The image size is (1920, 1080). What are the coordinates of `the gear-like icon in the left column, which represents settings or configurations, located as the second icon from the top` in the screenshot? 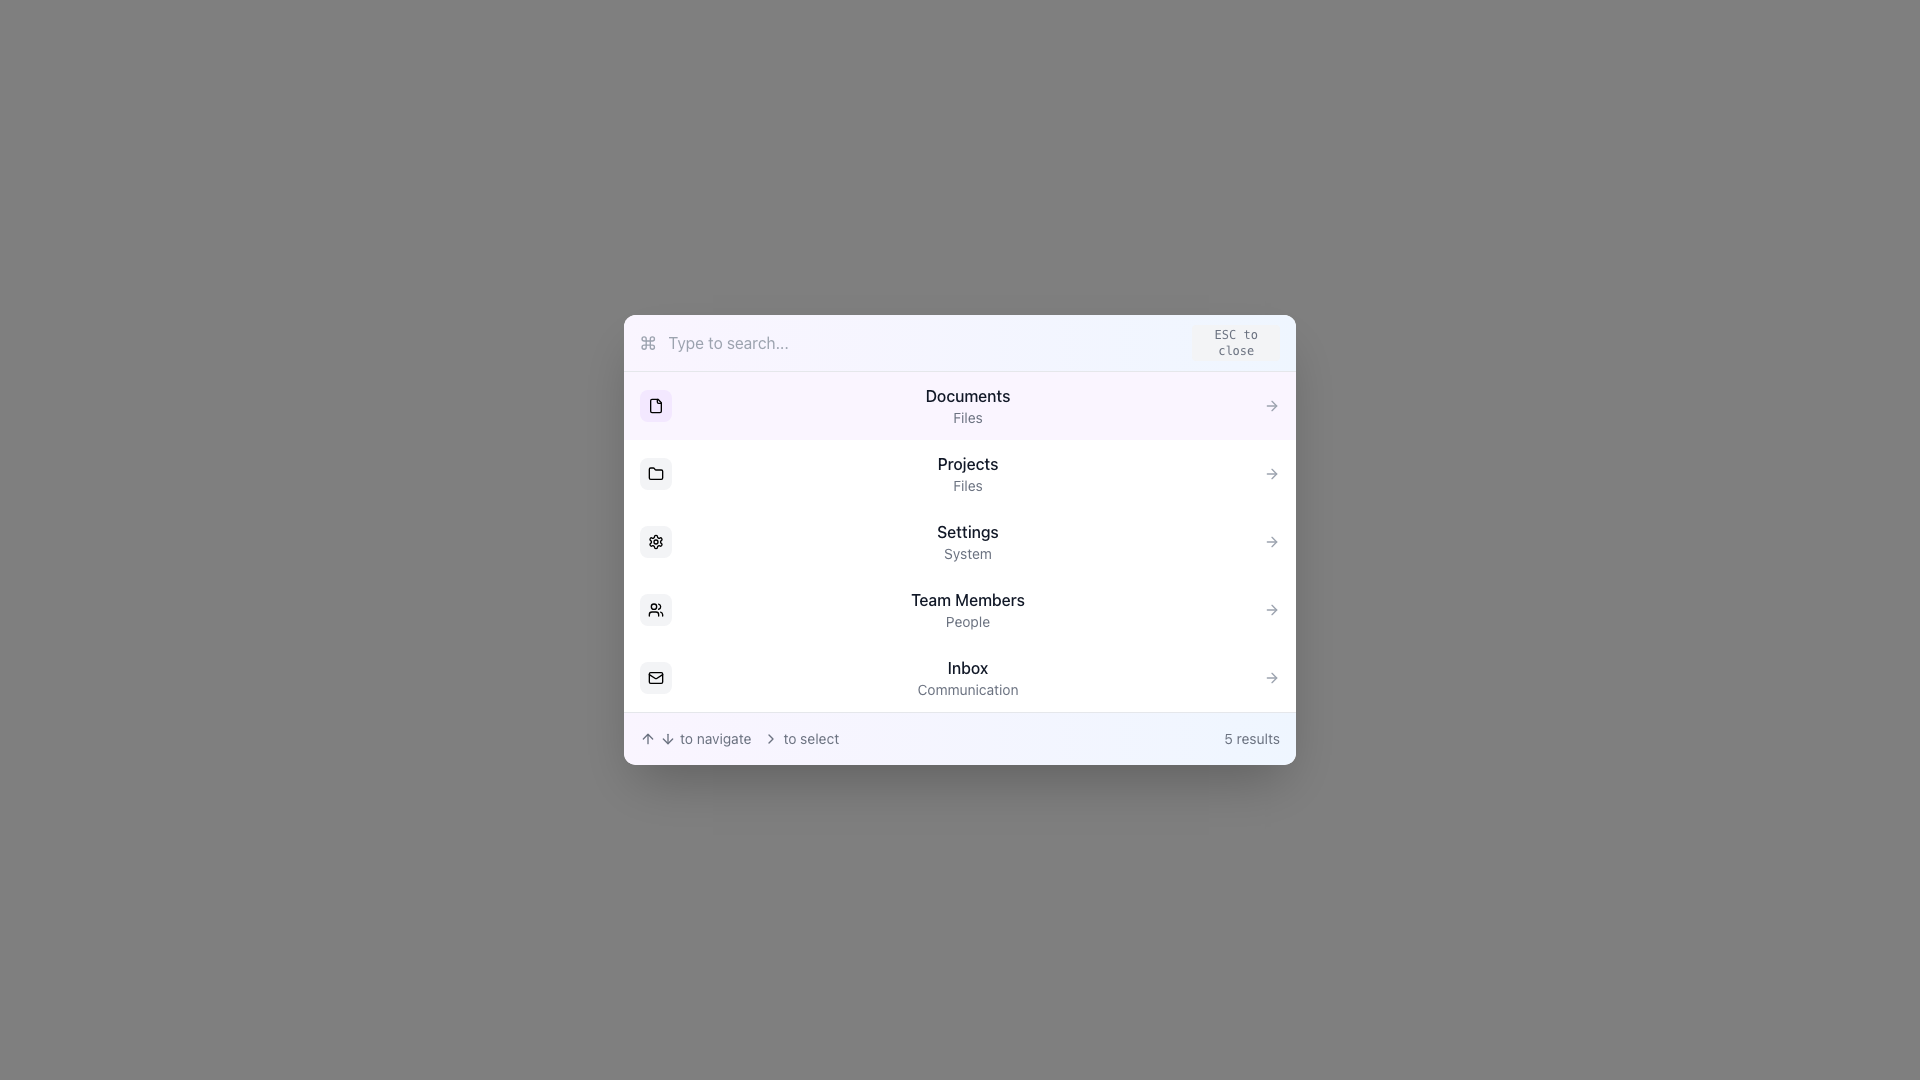 It's located at (656, 542).